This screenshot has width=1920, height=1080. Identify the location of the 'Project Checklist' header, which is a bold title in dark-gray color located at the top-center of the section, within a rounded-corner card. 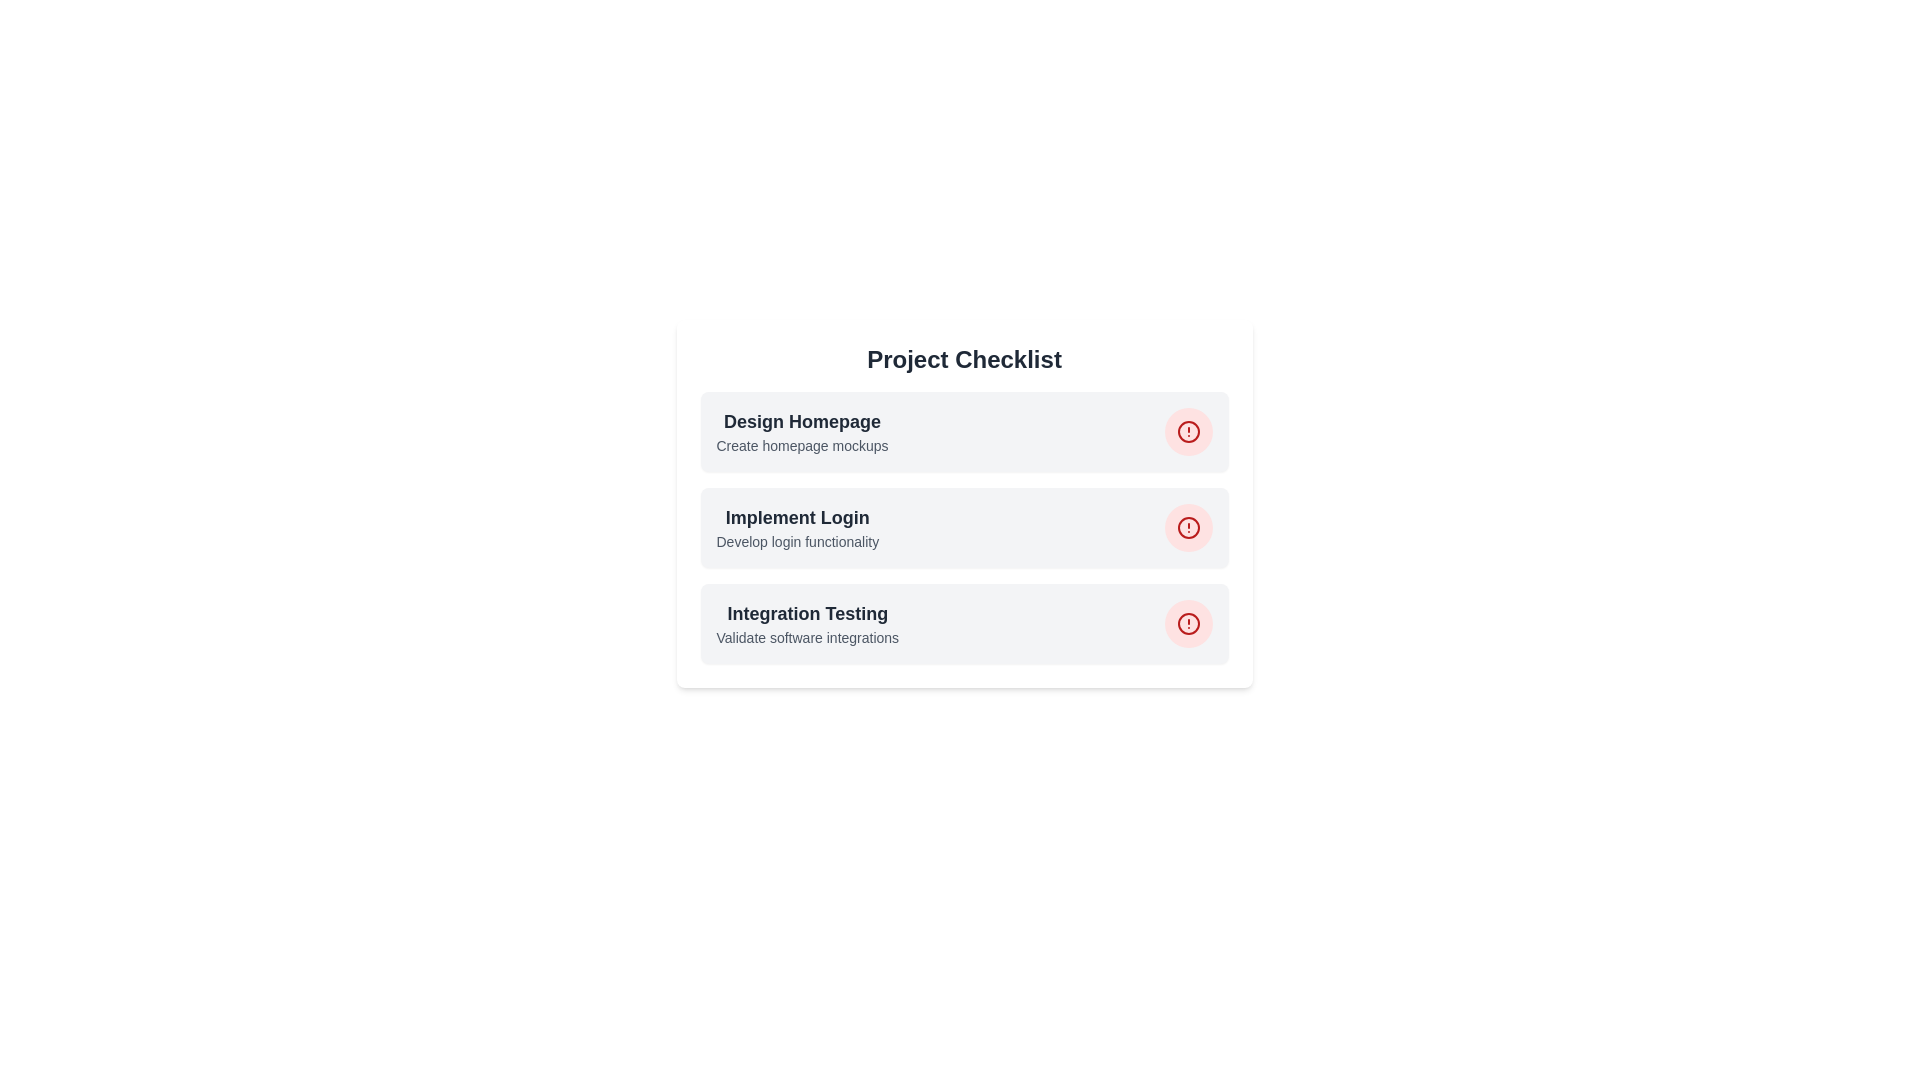
(964, 358).